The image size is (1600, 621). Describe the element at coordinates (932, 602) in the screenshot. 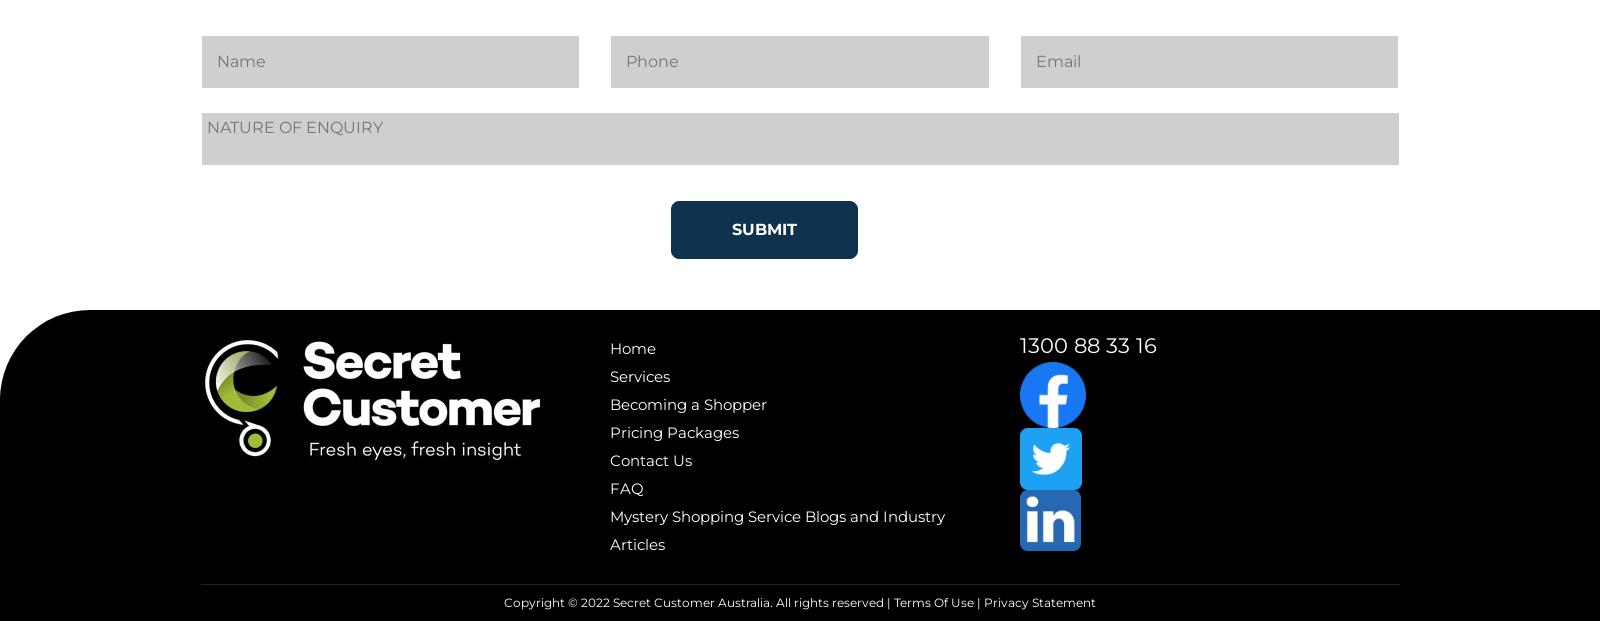

I see `'Terms Of Use'` at that location.